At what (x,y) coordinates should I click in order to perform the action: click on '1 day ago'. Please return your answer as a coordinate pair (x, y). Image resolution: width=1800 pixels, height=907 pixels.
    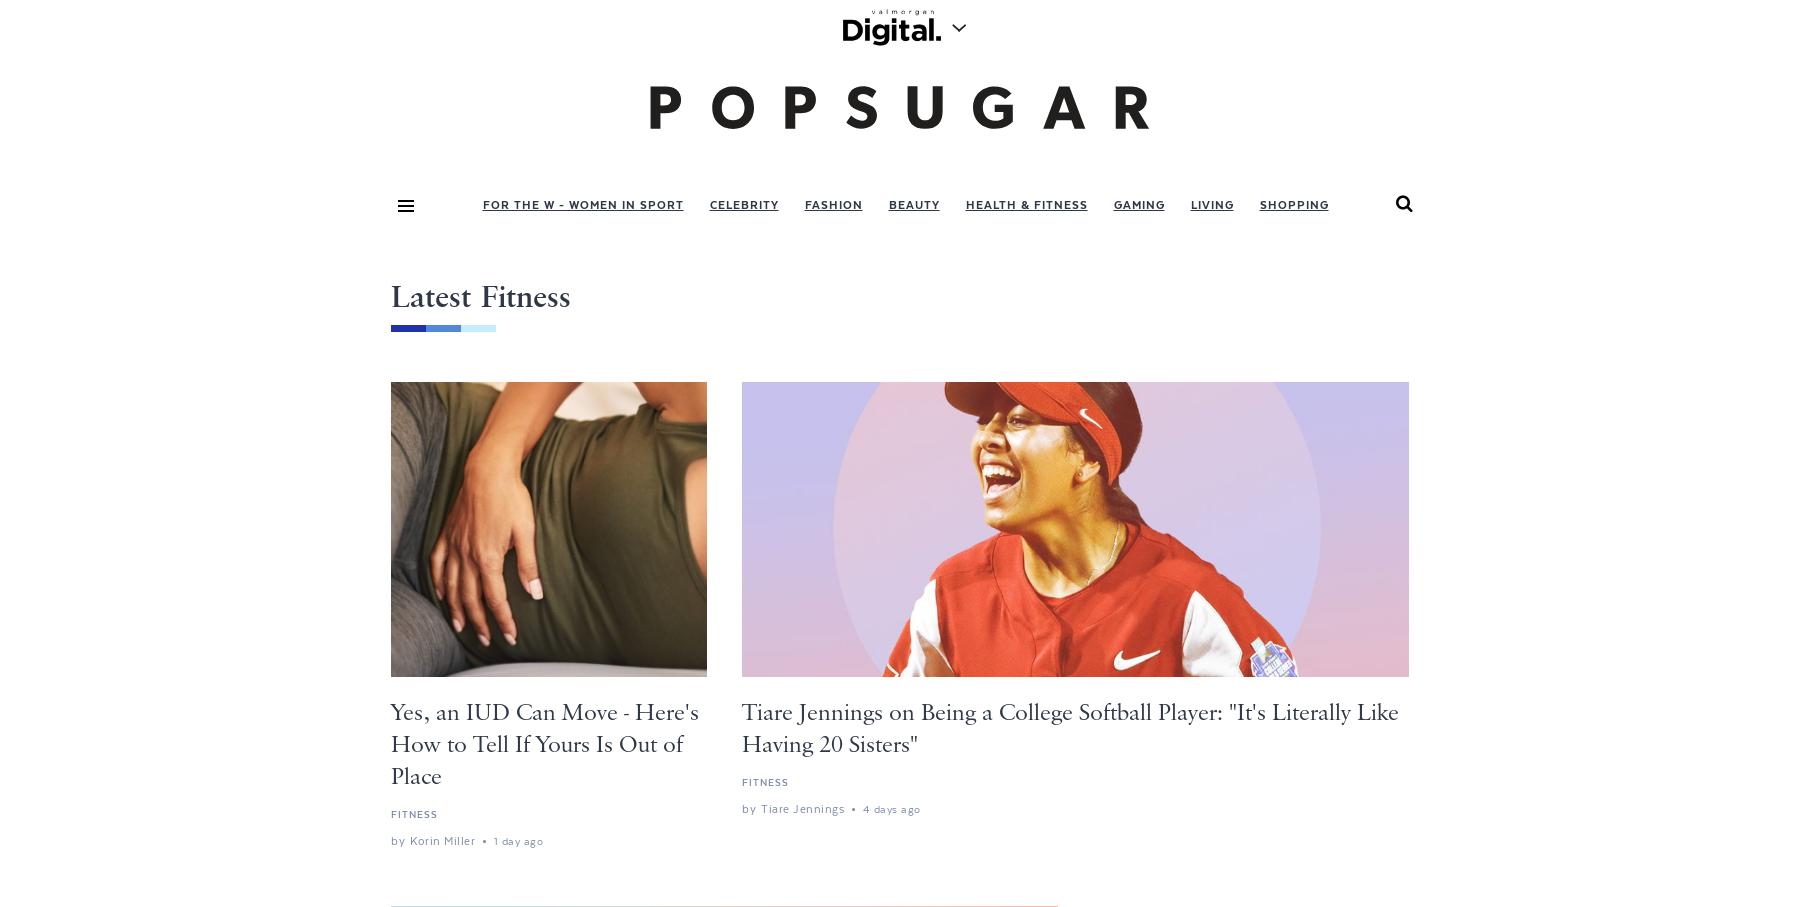
    Looking at the image, I should click on (517, 840).